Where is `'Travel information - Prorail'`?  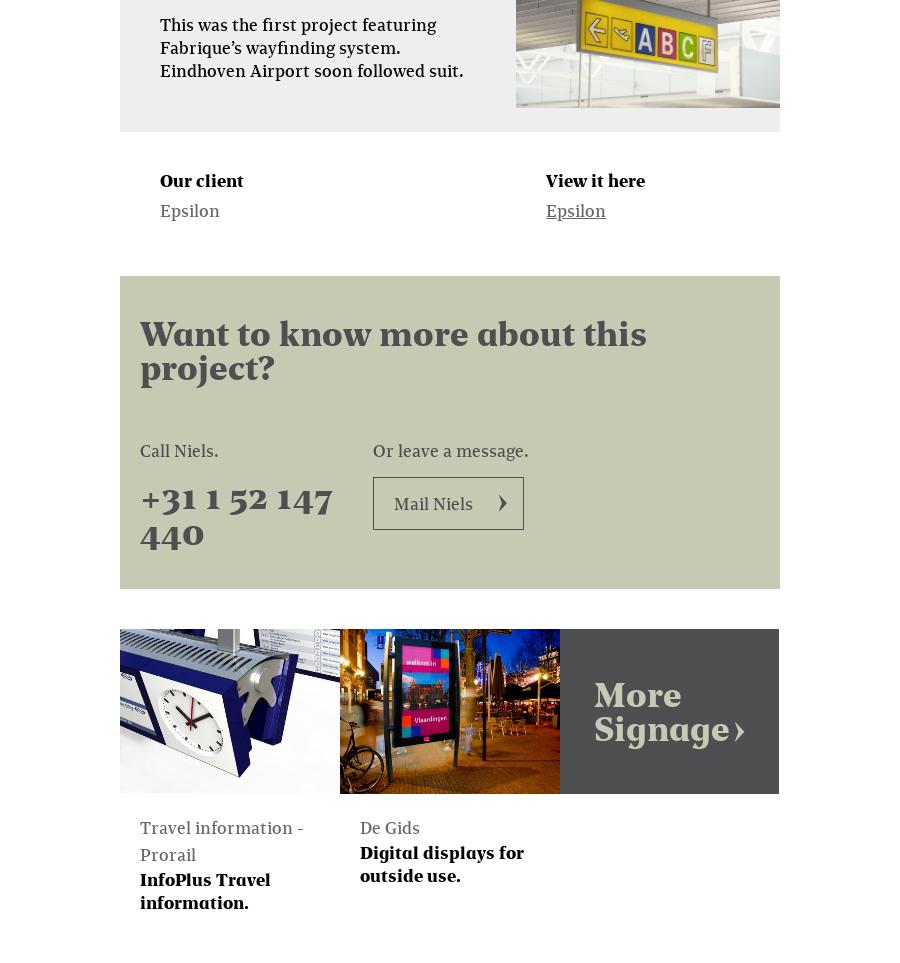
'Travel information - Prorail' is located at coordinates (140, 839).